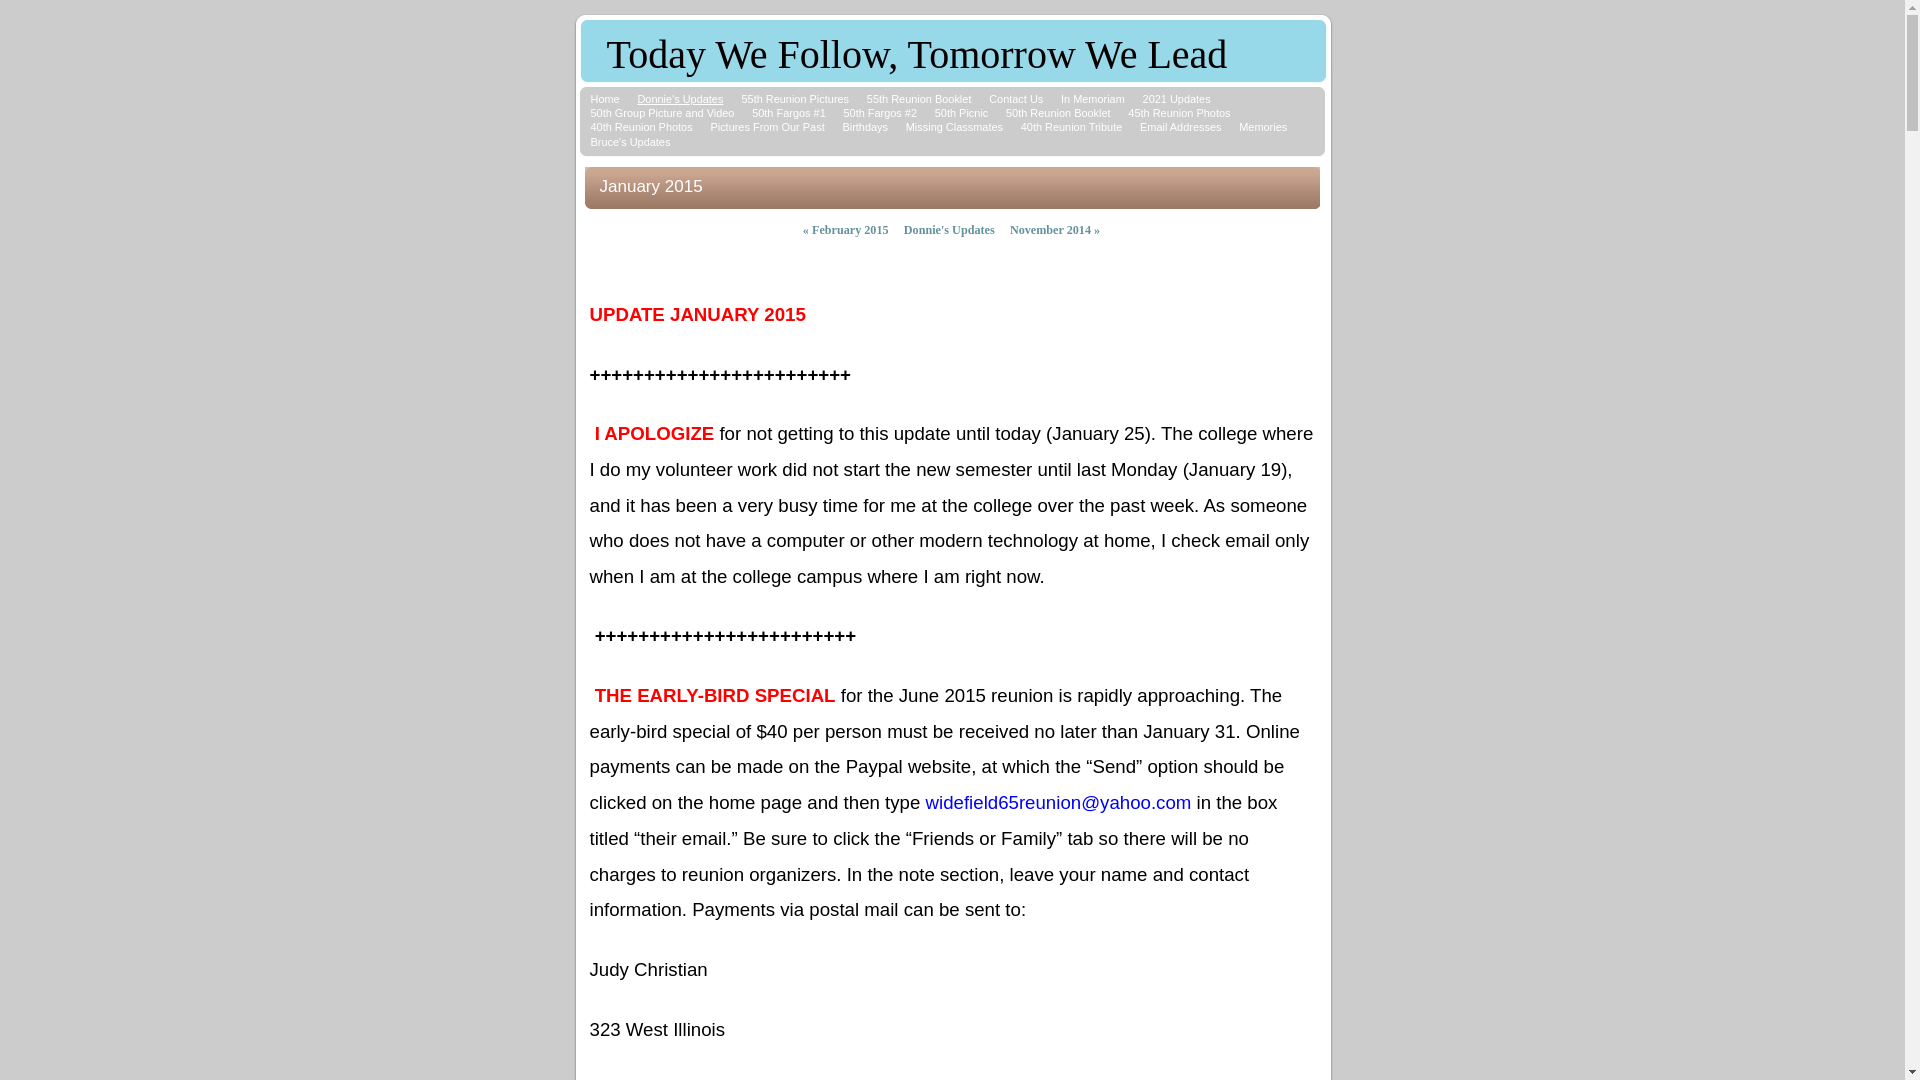 The image size is (1920, 1080). Describe the element at coordinates (1261, 127) in the screenshot. I see `'Memories'` at that location.